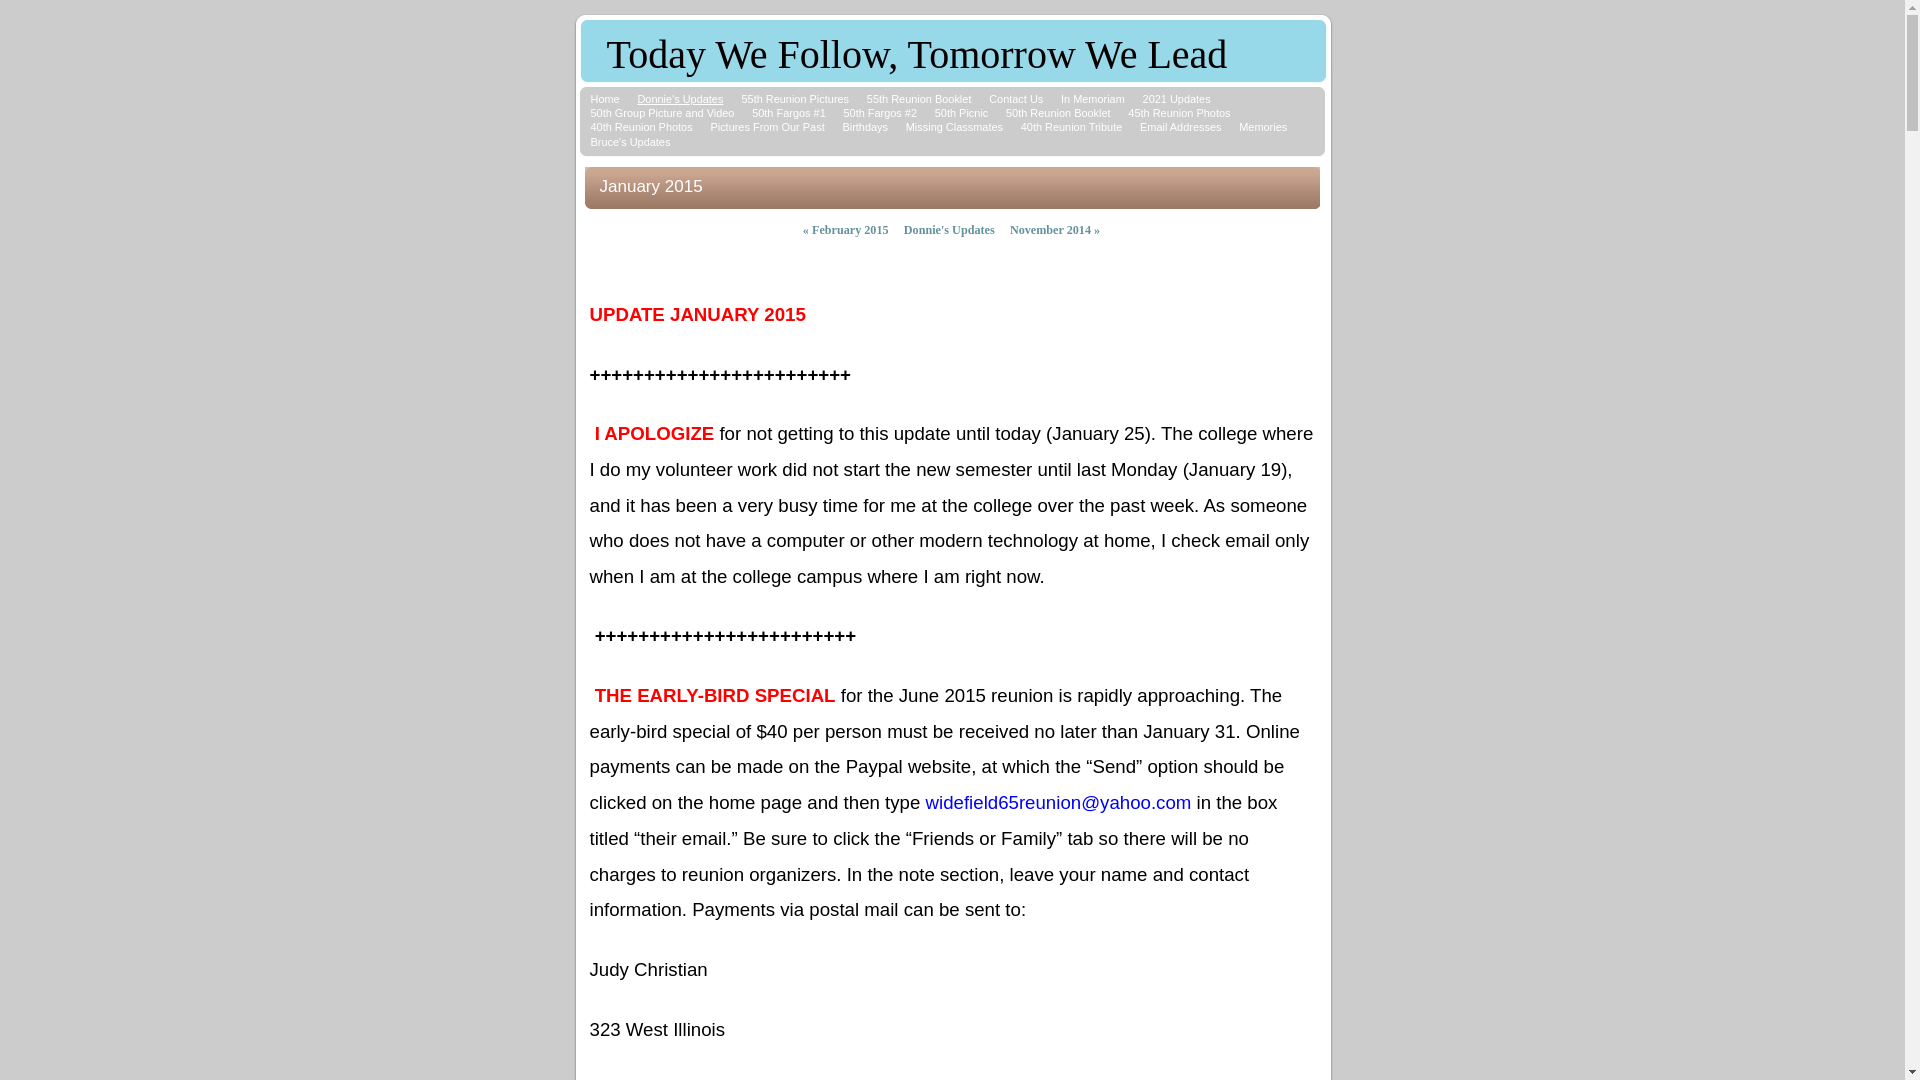 The image size is (1920, 1080). Describe the element at coordinates (1261, 127) in the screenshot. I see `'Memories'` at that location.